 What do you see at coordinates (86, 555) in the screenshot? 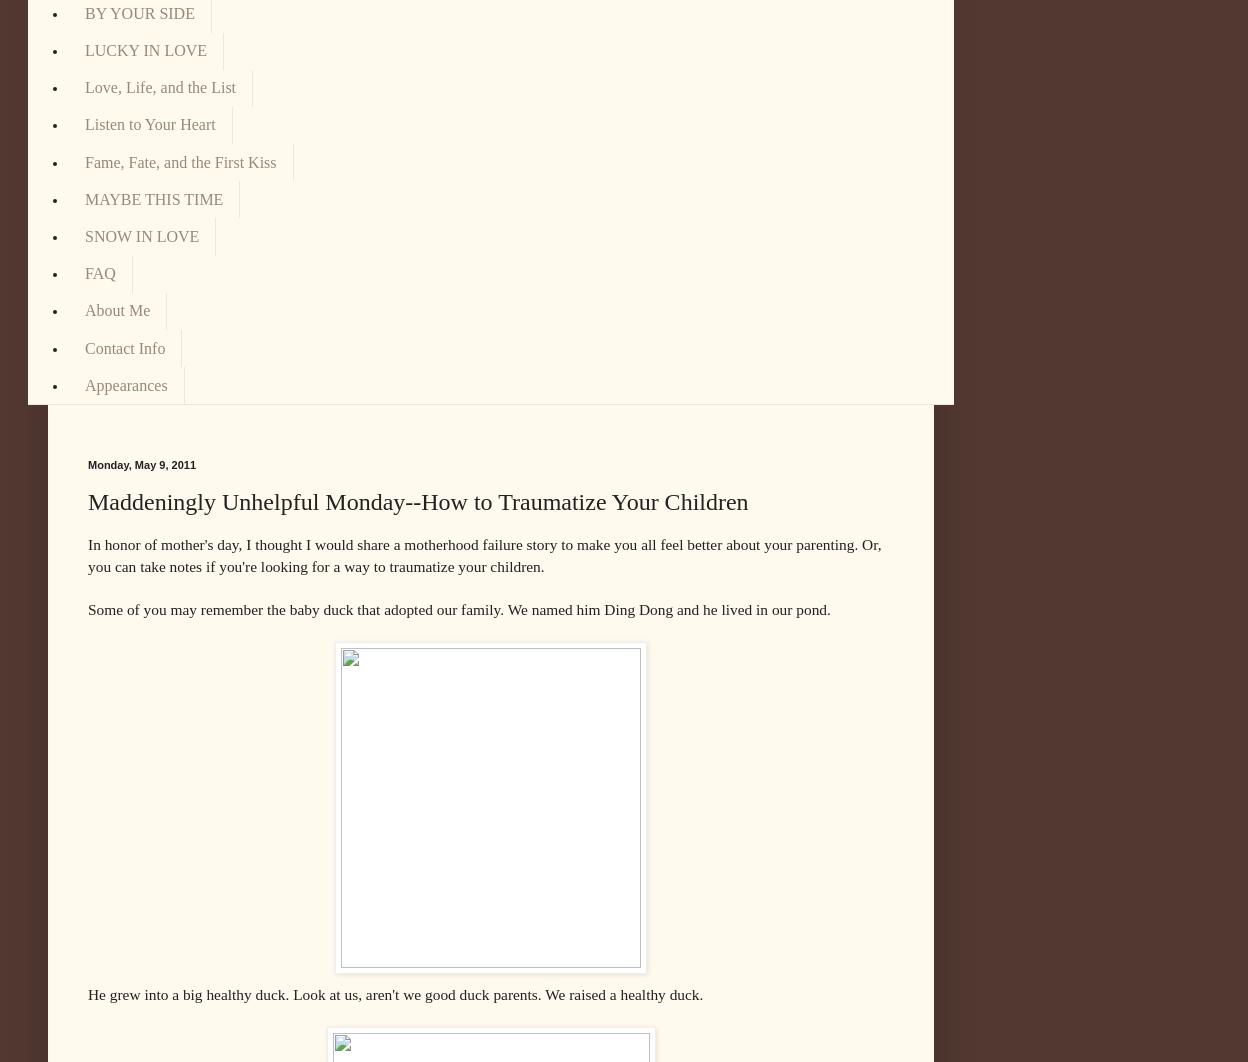
I see `'In honor of mother's day, I thought I would share a motherhood failure story to make you all feel better about your parenting.  Or, you can take notes if you're looking for a way to traumatize your children.'` at bounding box center [86, 555].